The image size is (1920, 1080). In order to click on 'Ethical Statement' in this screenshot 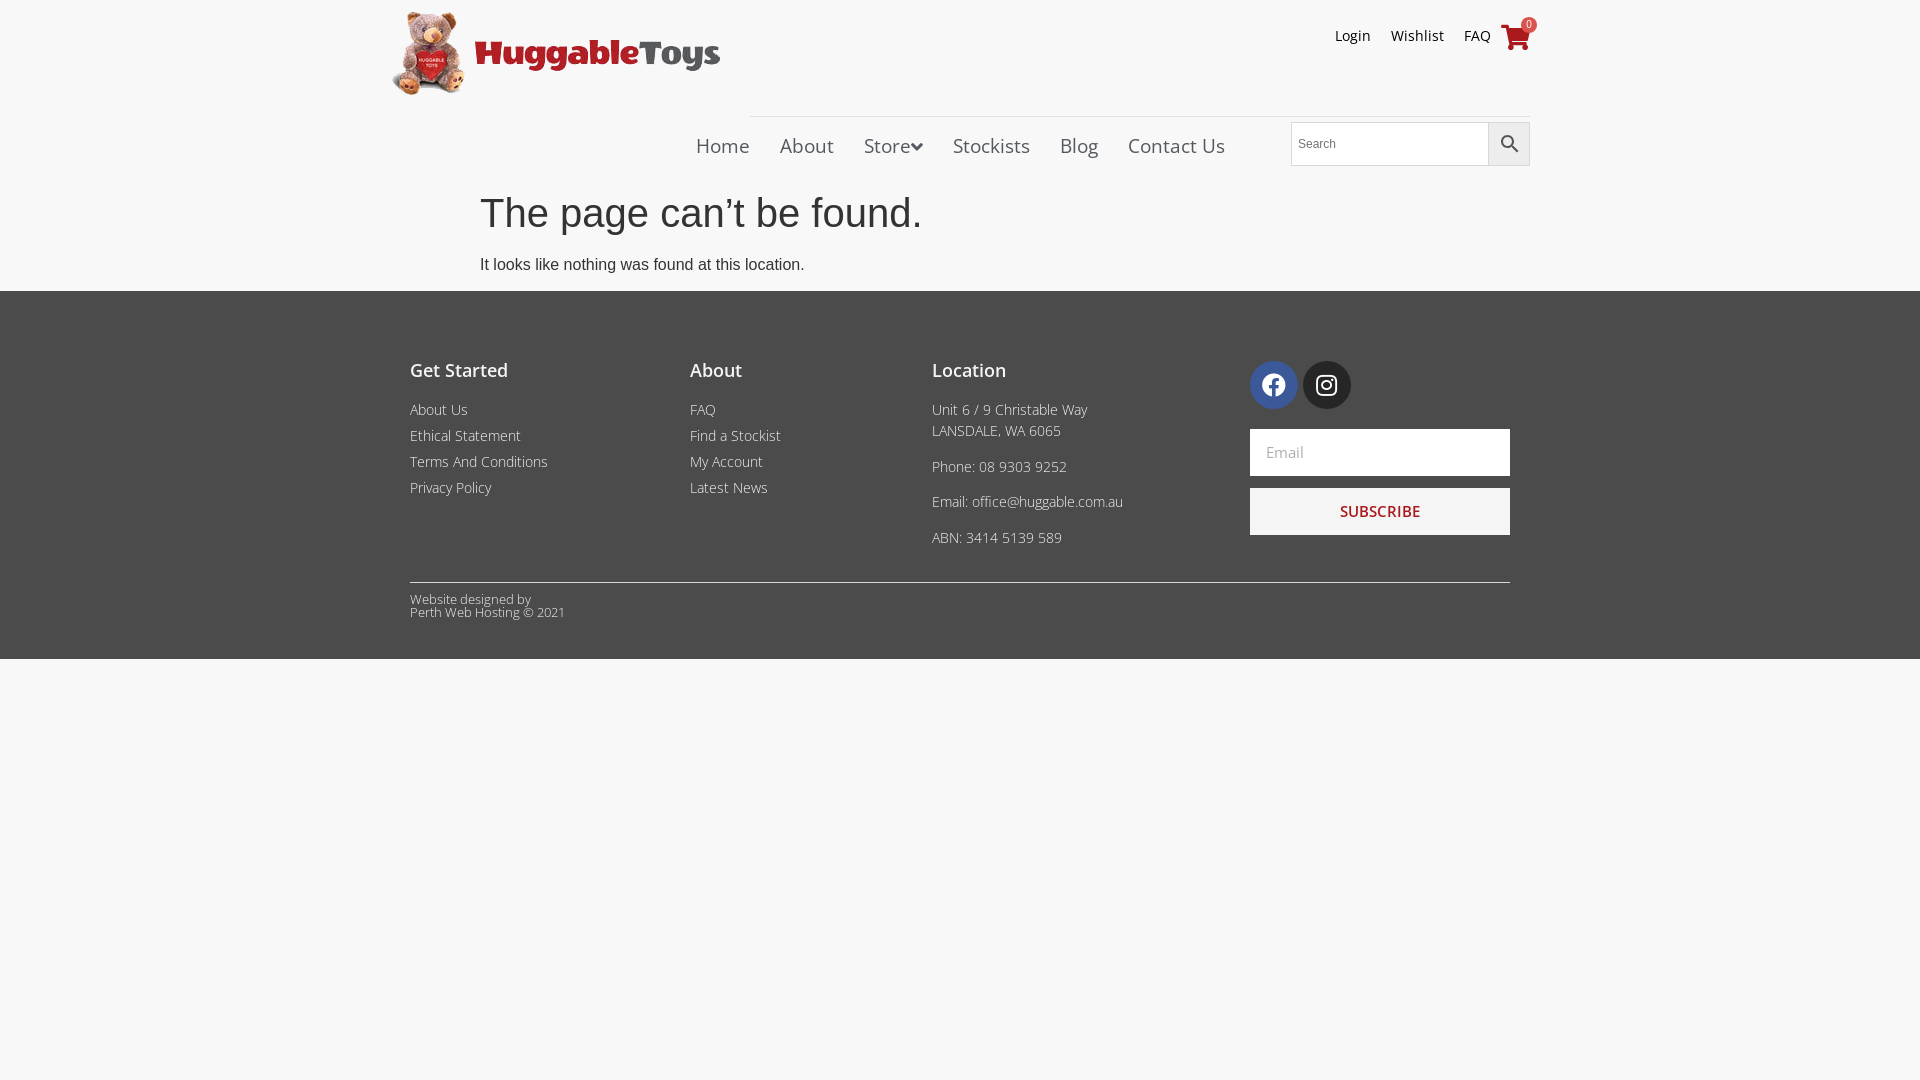, I will do `click(539, 434)`.